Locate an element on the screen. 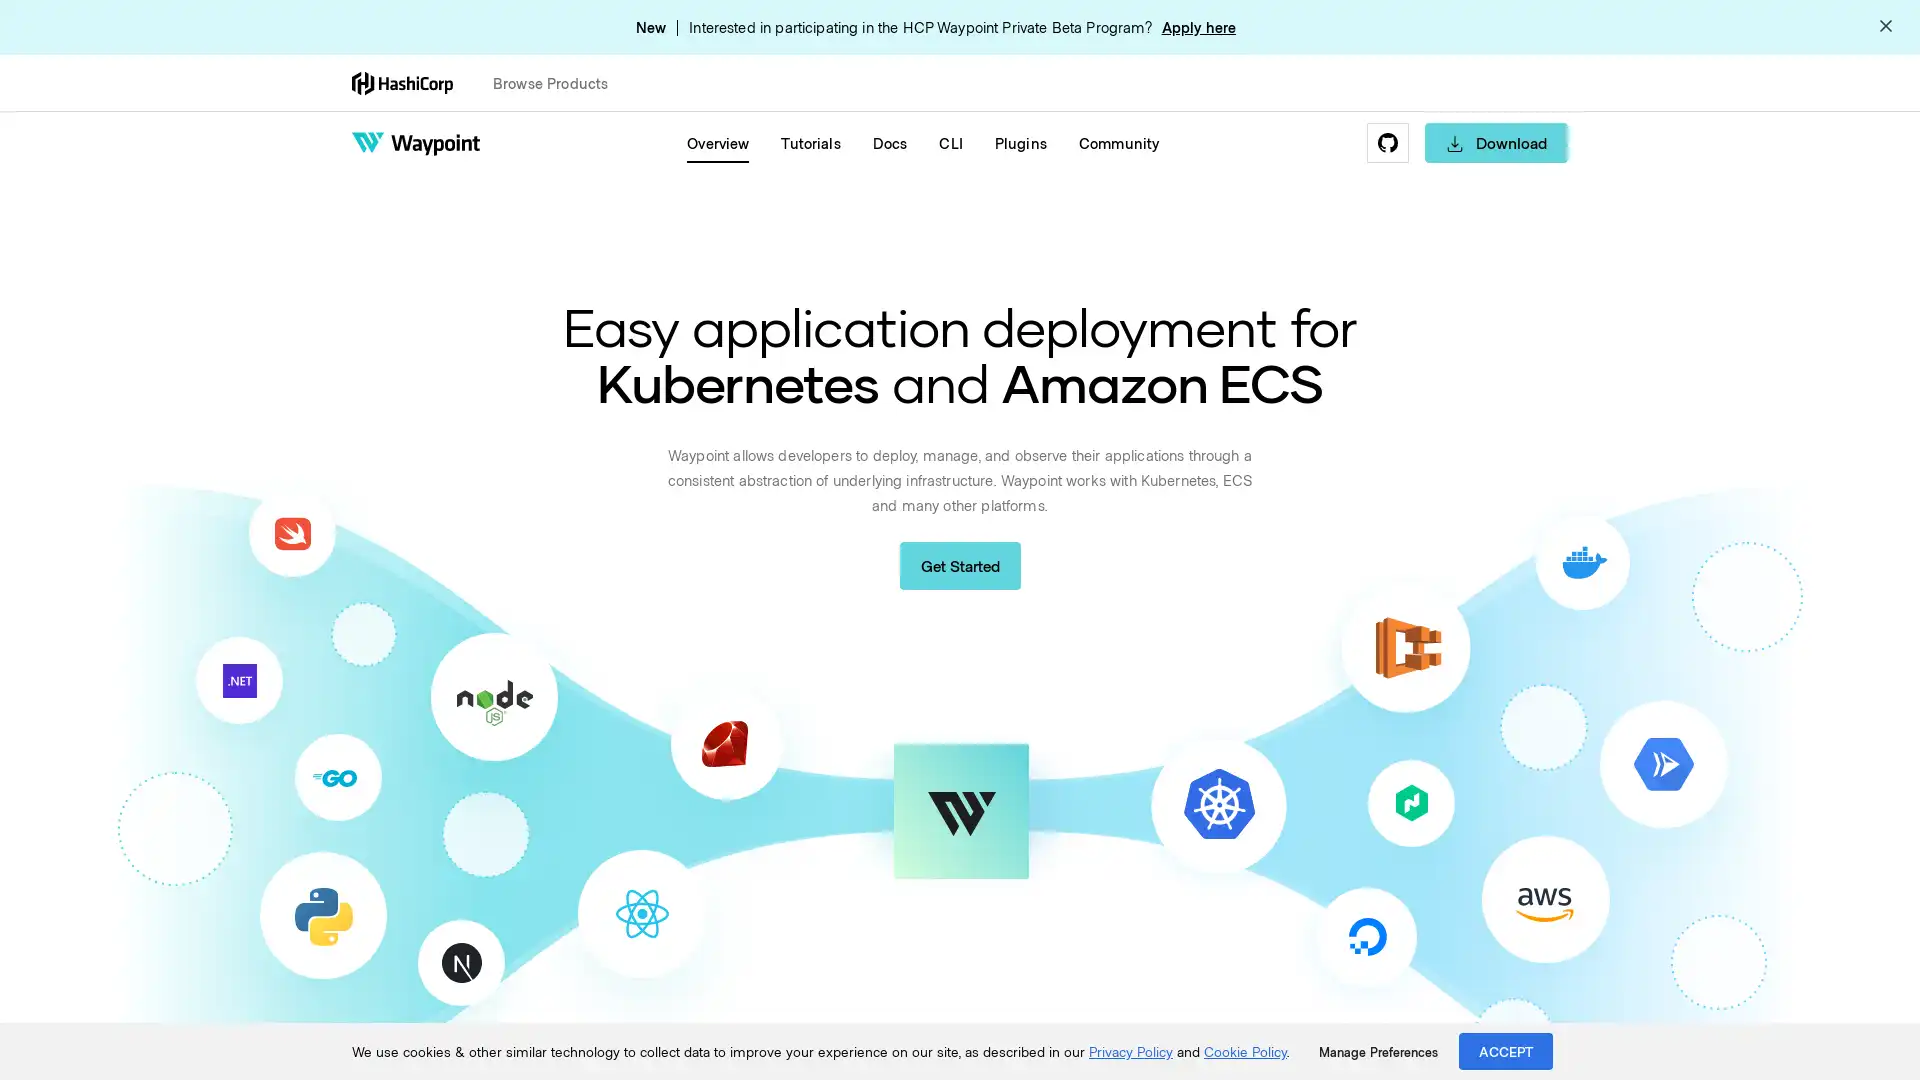  Browse Products Open this menu is located at coordinates (559, 82).